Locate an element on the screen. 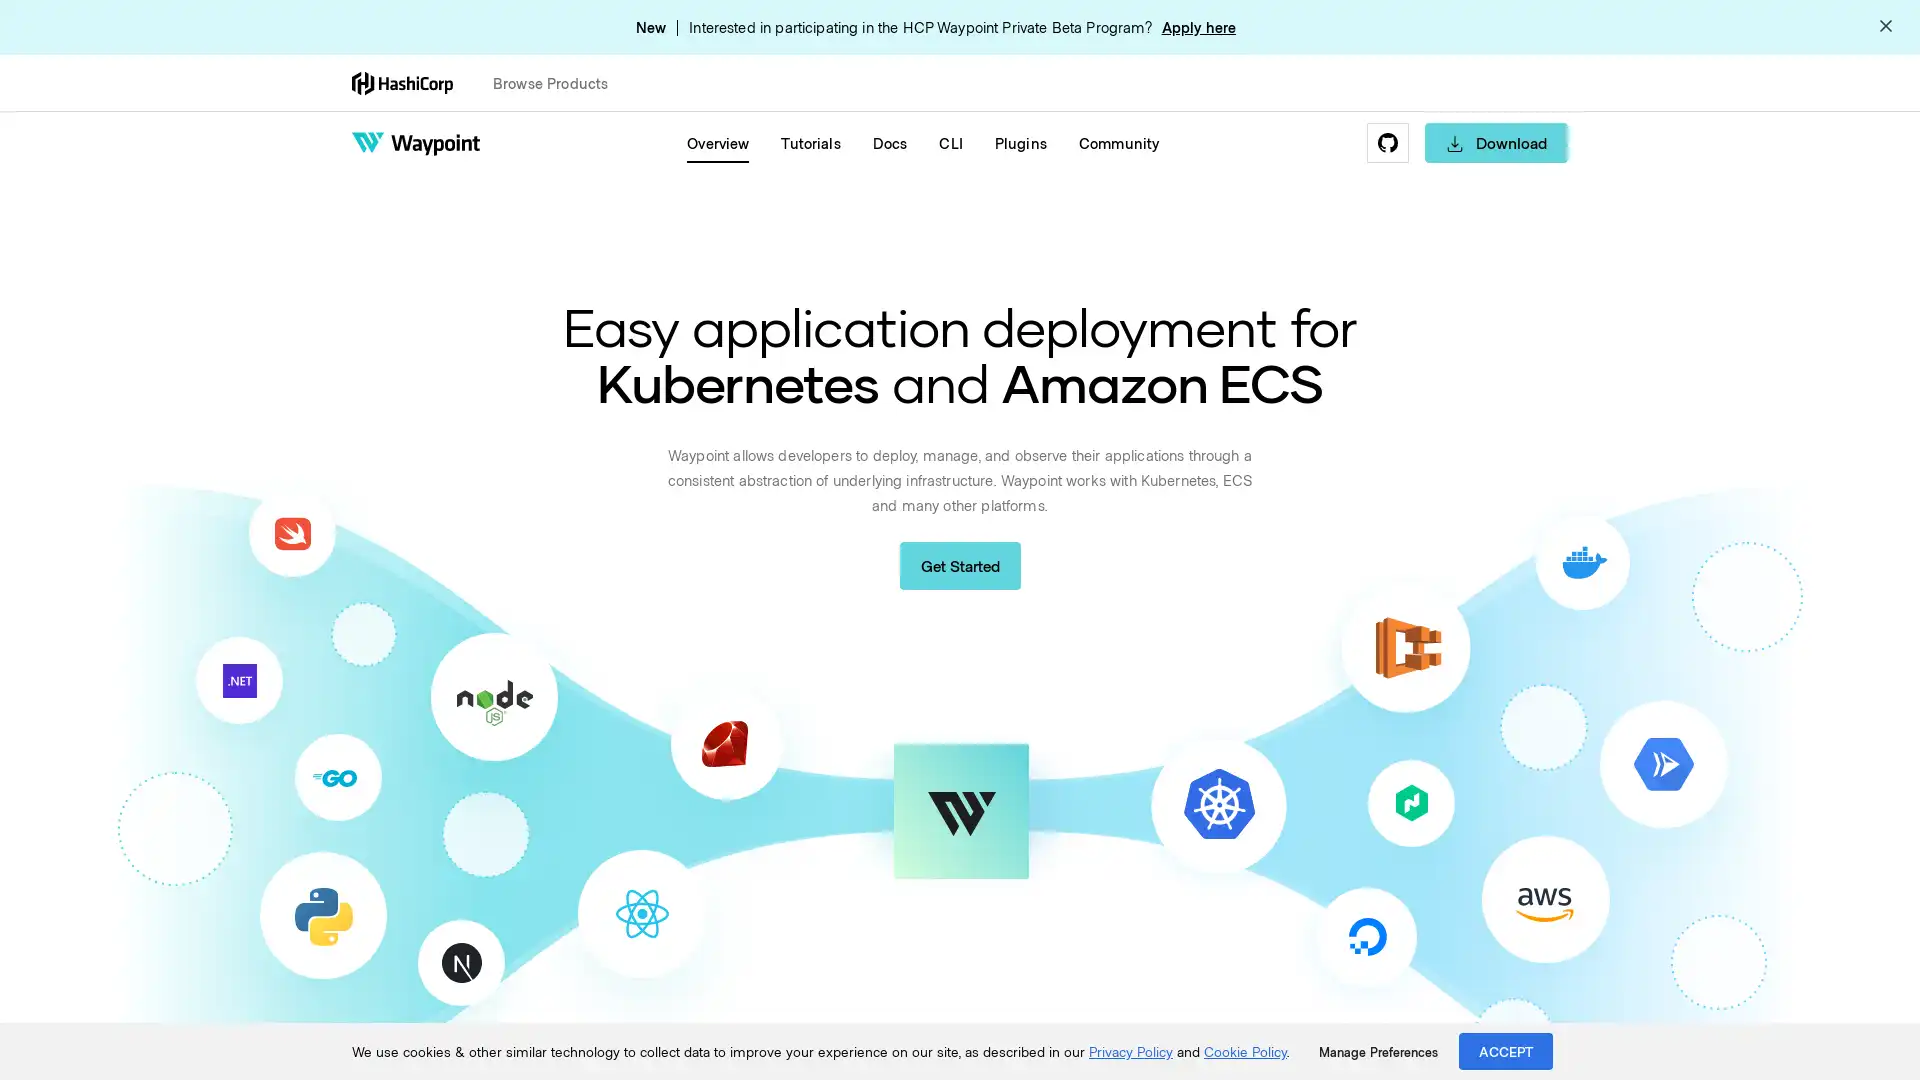  Browse Products Open this menu is located at coordinates (559, 82).